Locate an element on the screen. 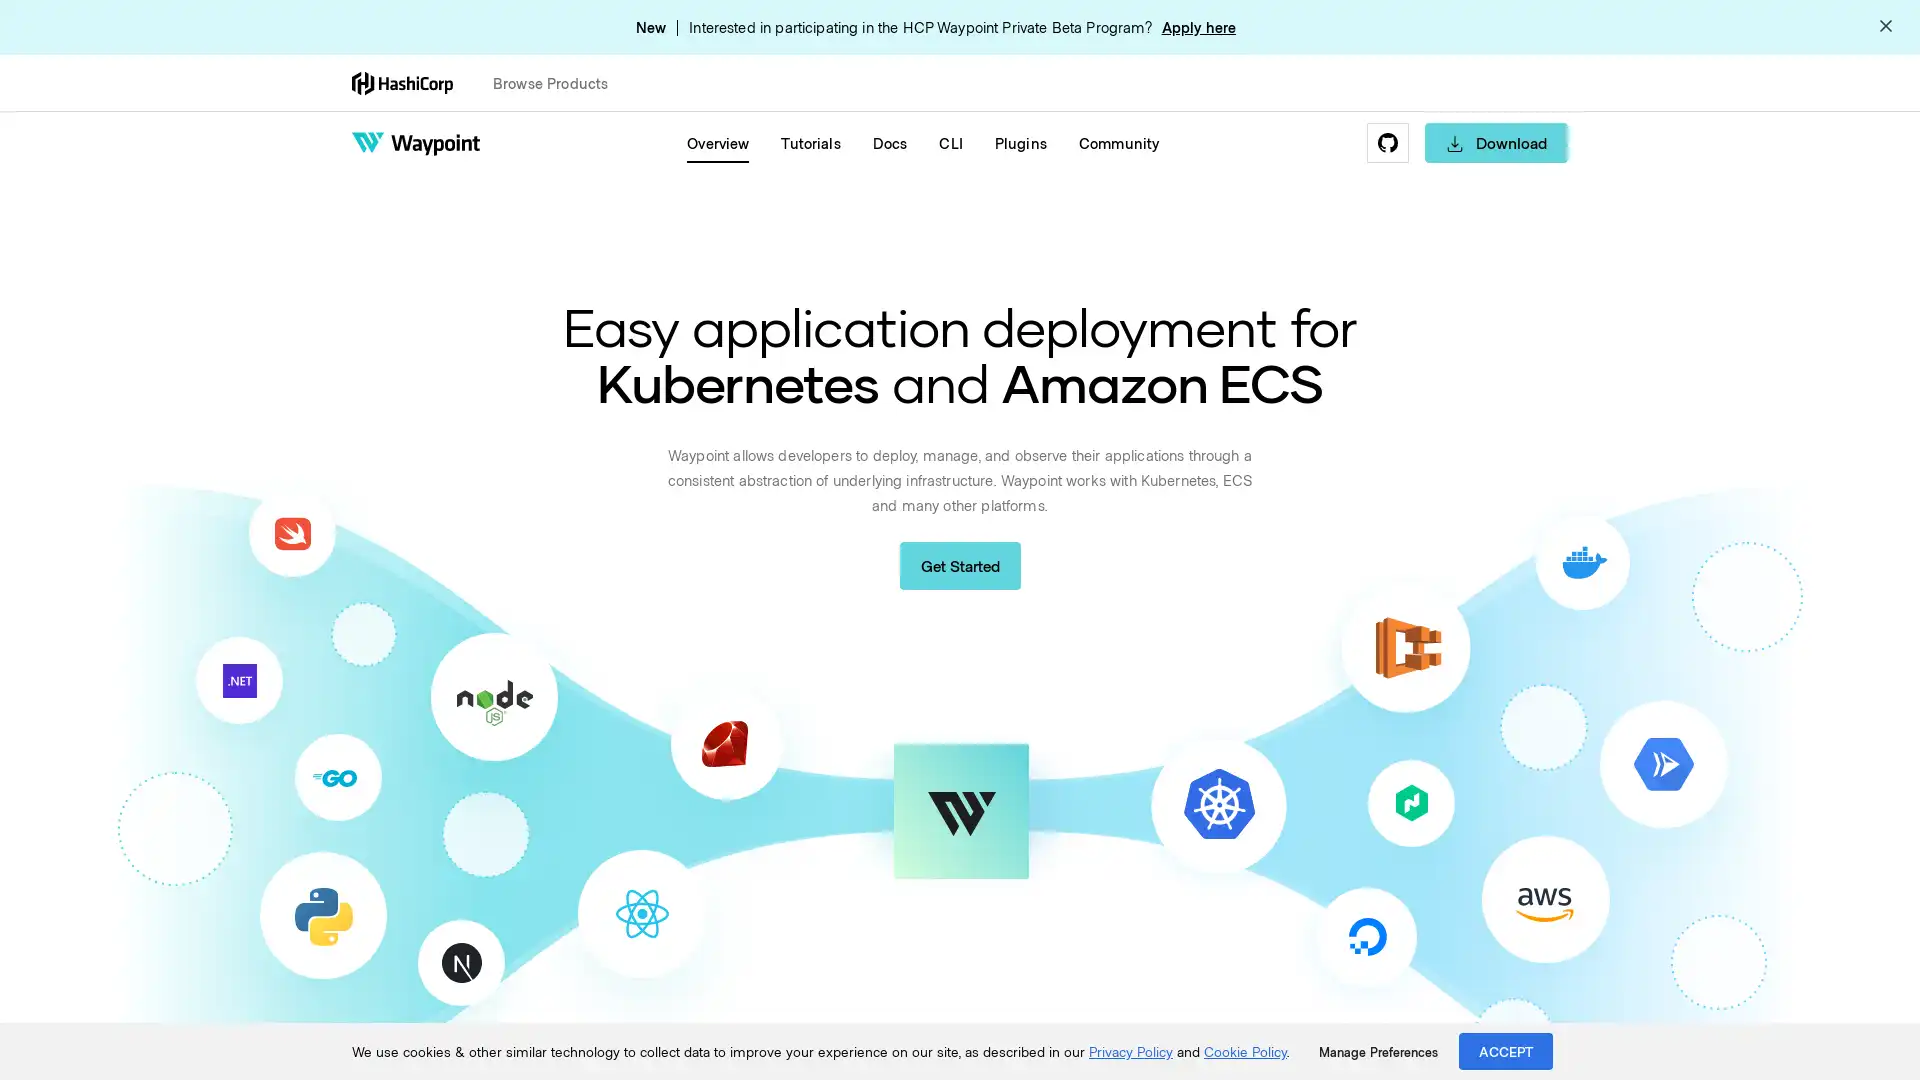  Browse Products Open this menu is located at coordinates (559, 82).